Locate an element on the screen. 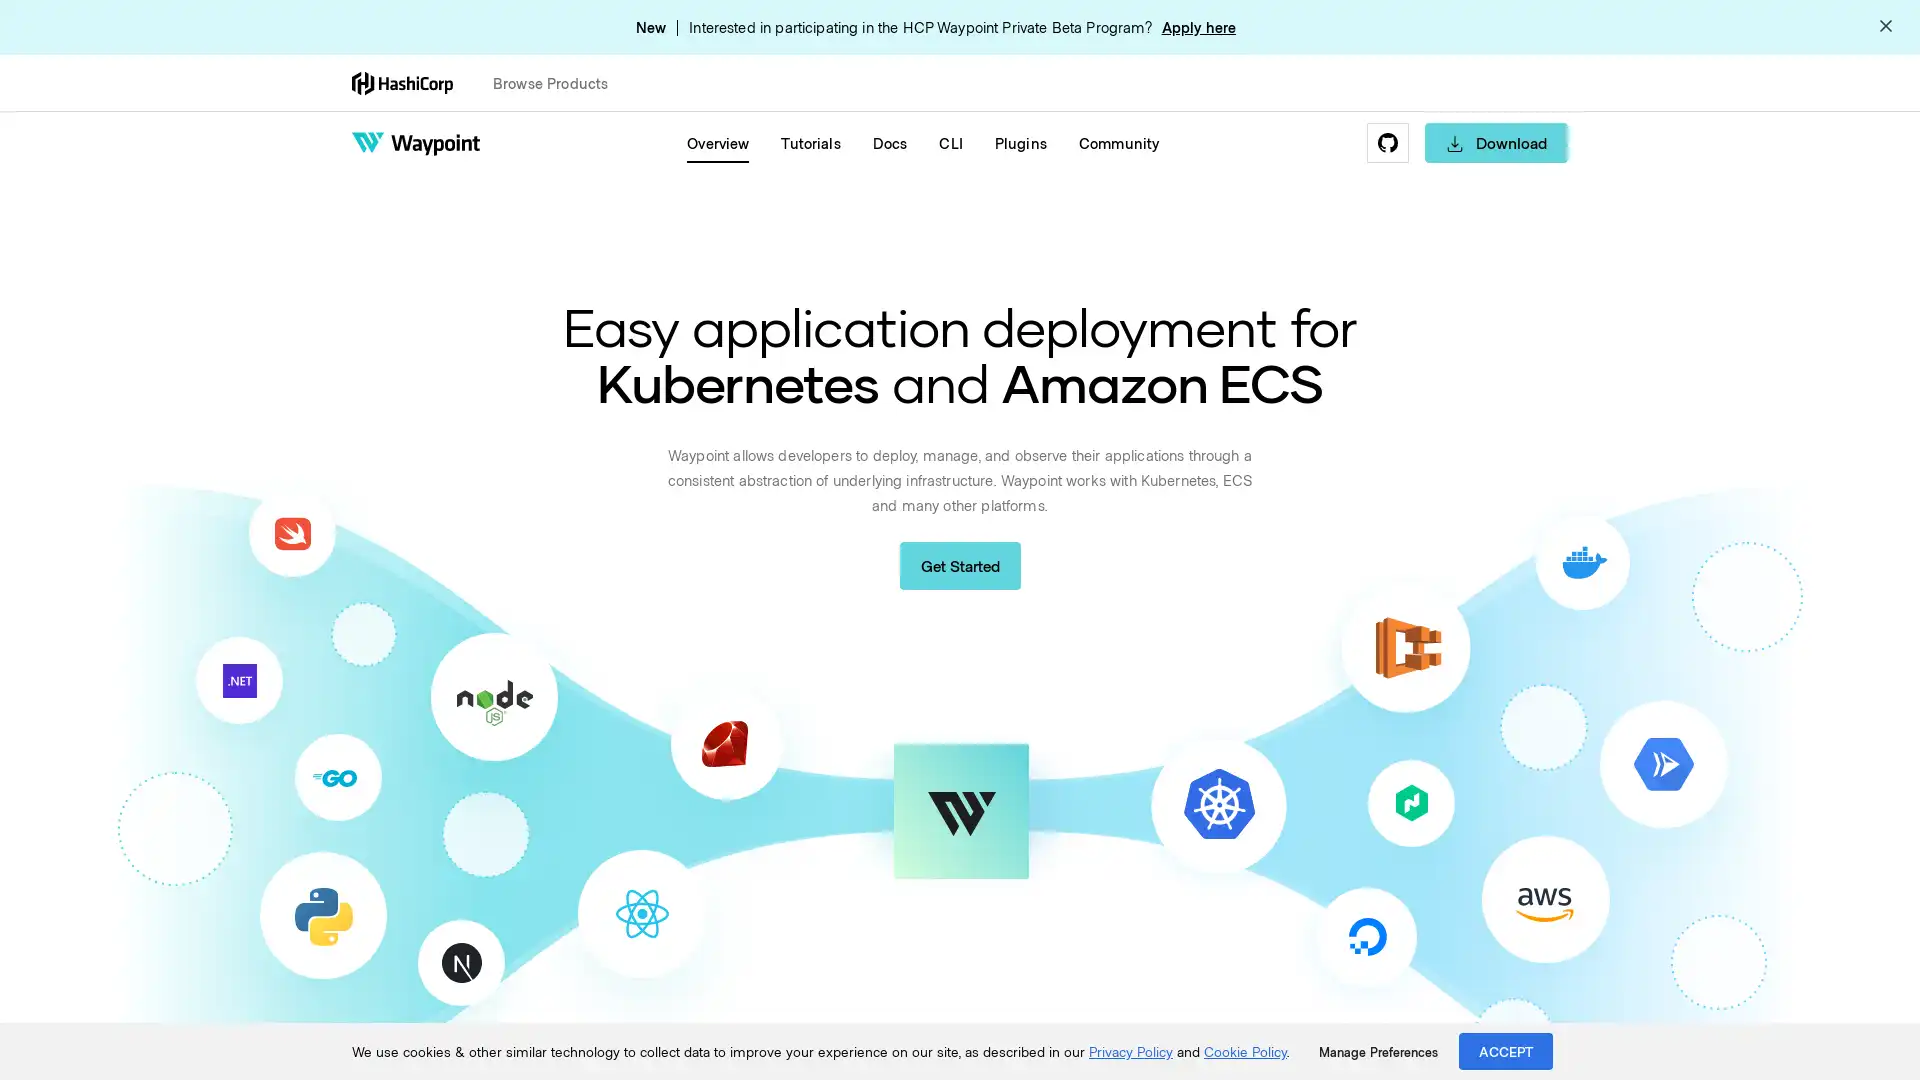  Browse Products Open this menu is located at coordinates (559, 82).